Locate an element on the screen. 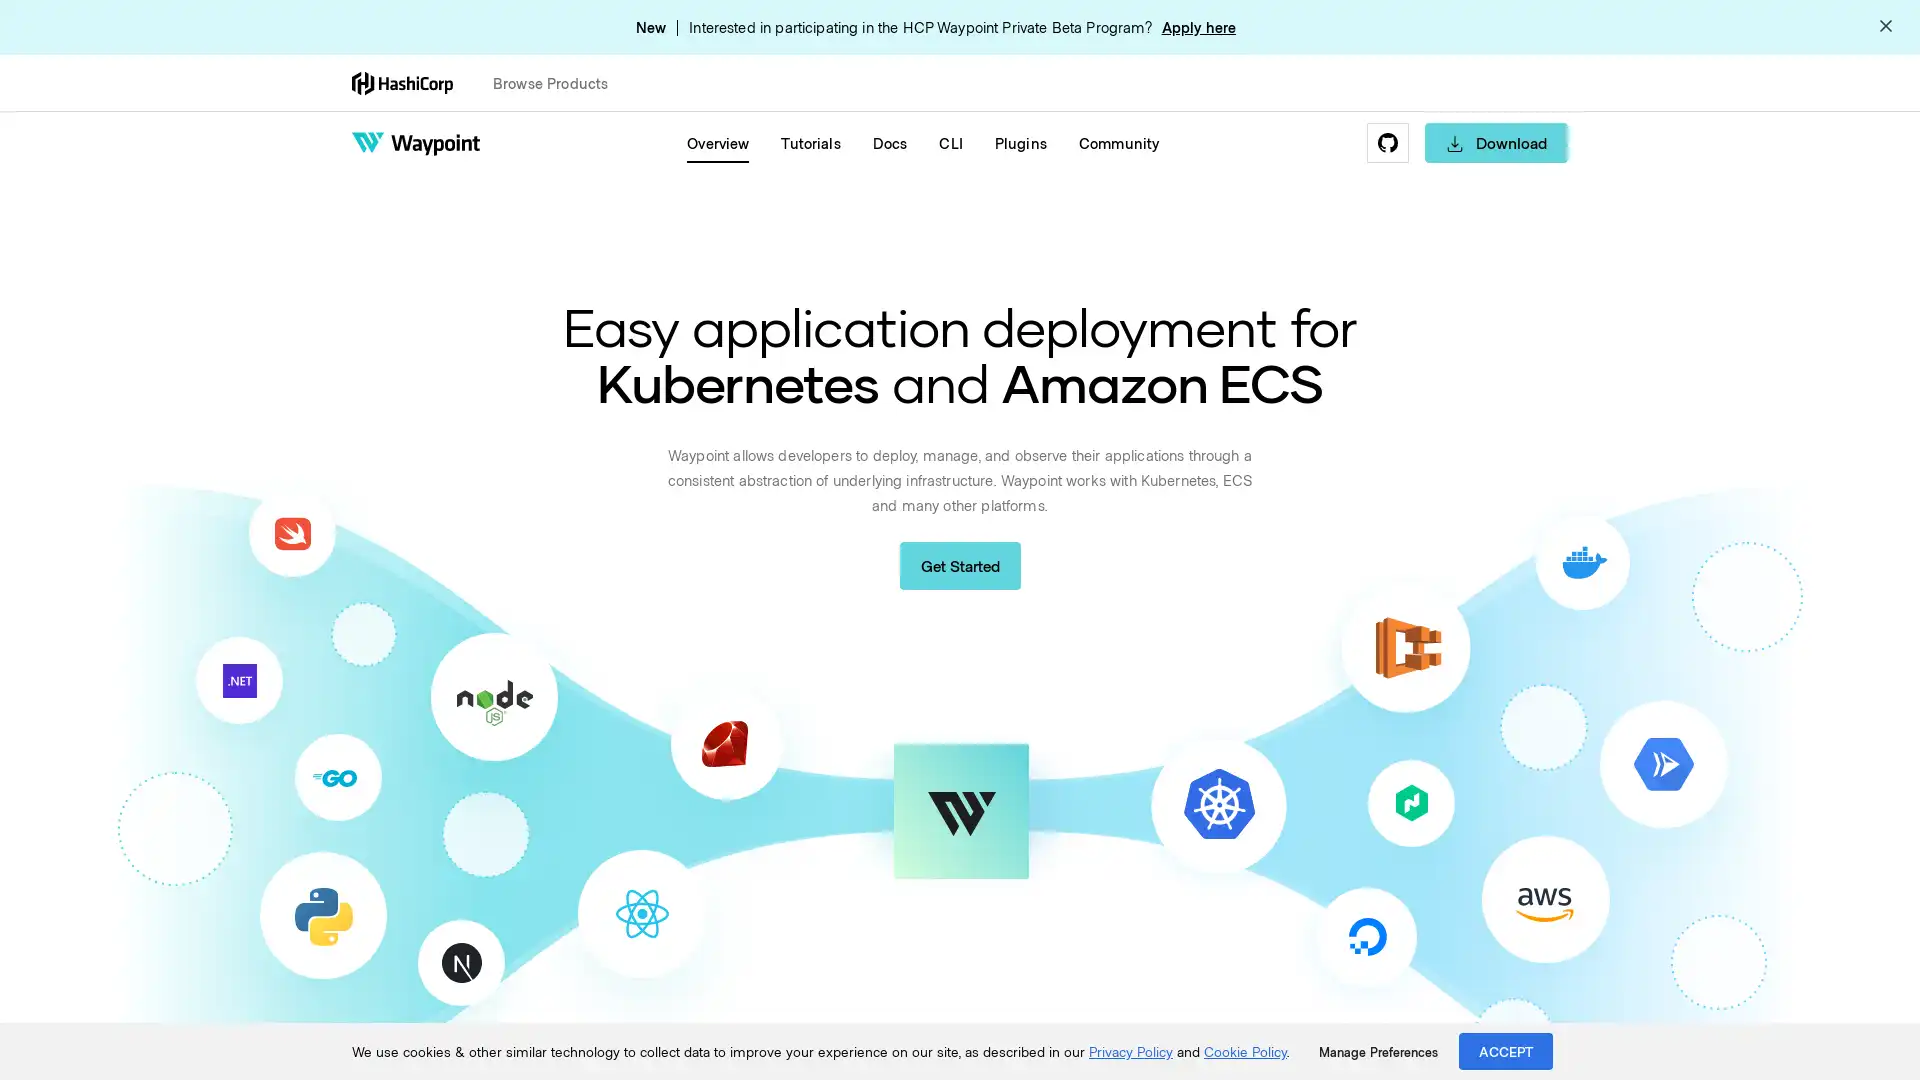  Browse Products Open this menu is located at coordinates (559, 82).